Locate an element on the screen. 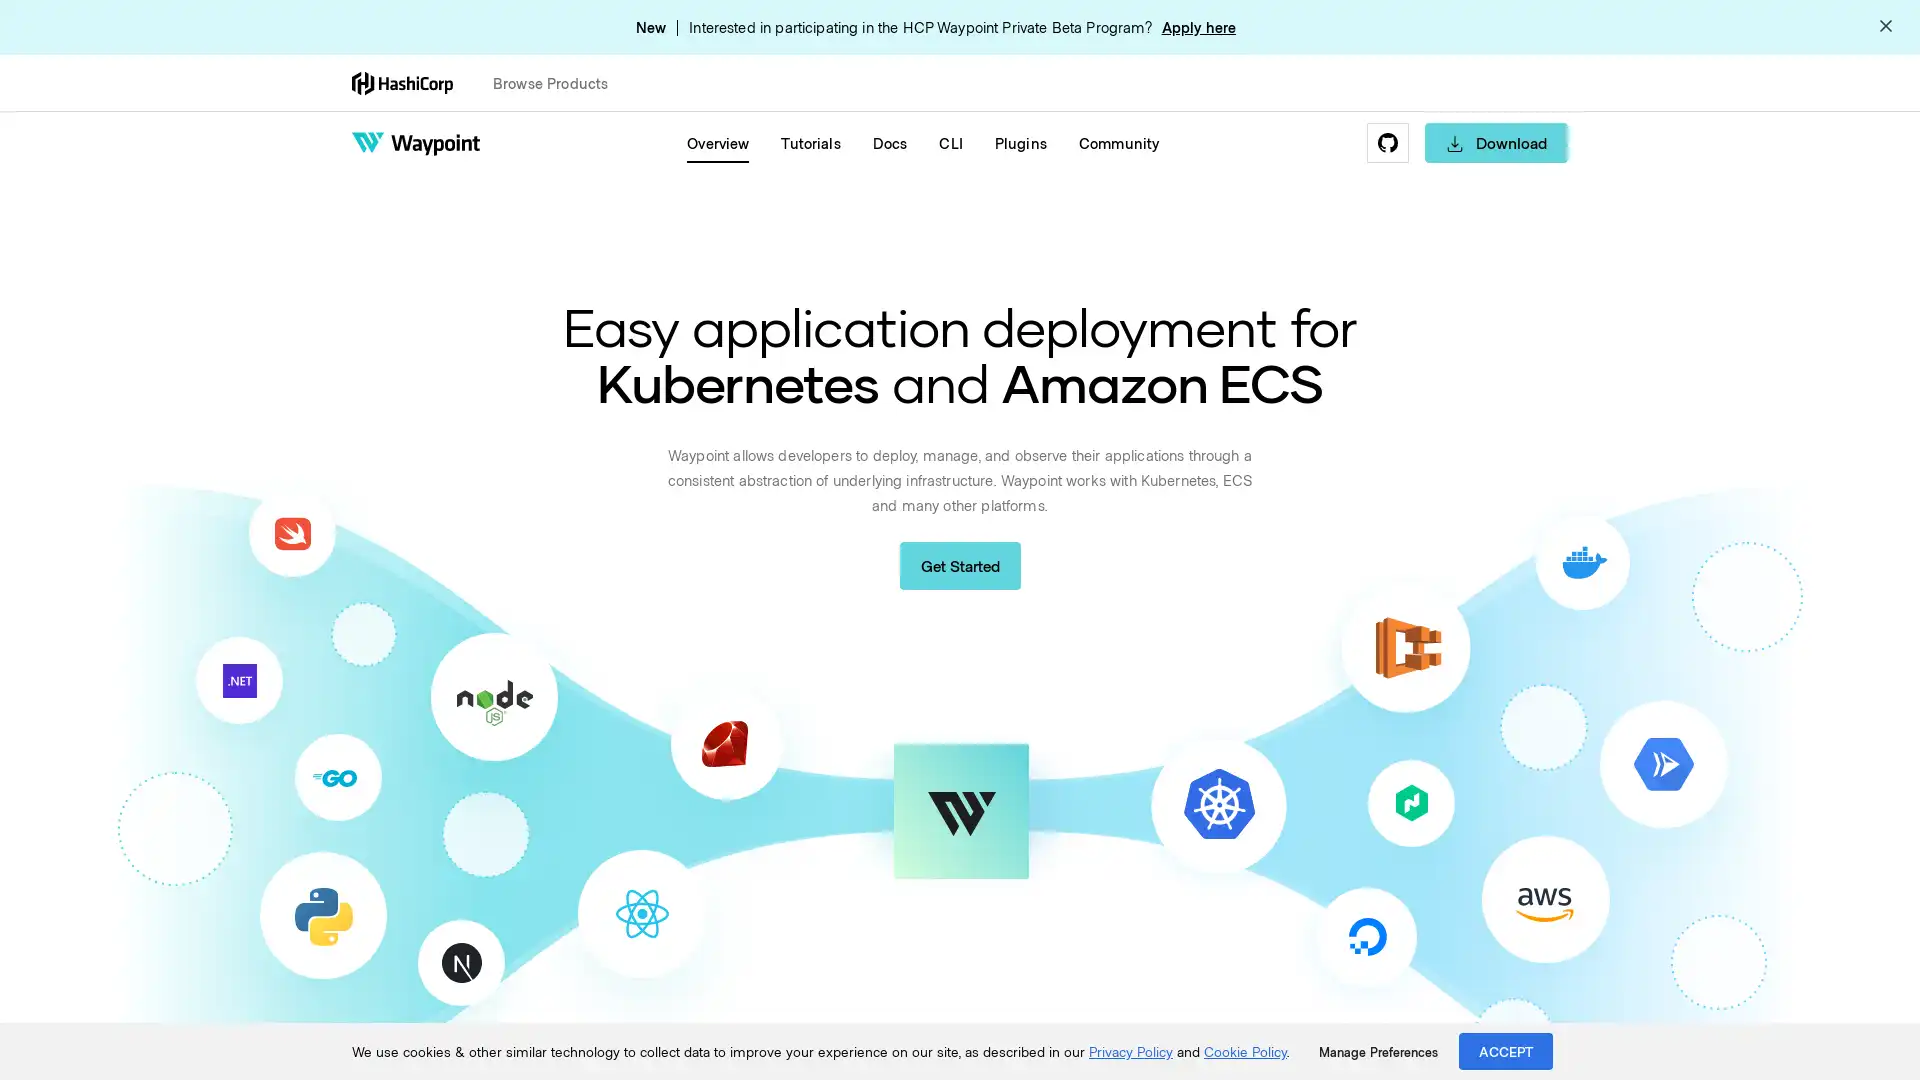  Browse Products Open this menu is located at coordinates (559, 82).